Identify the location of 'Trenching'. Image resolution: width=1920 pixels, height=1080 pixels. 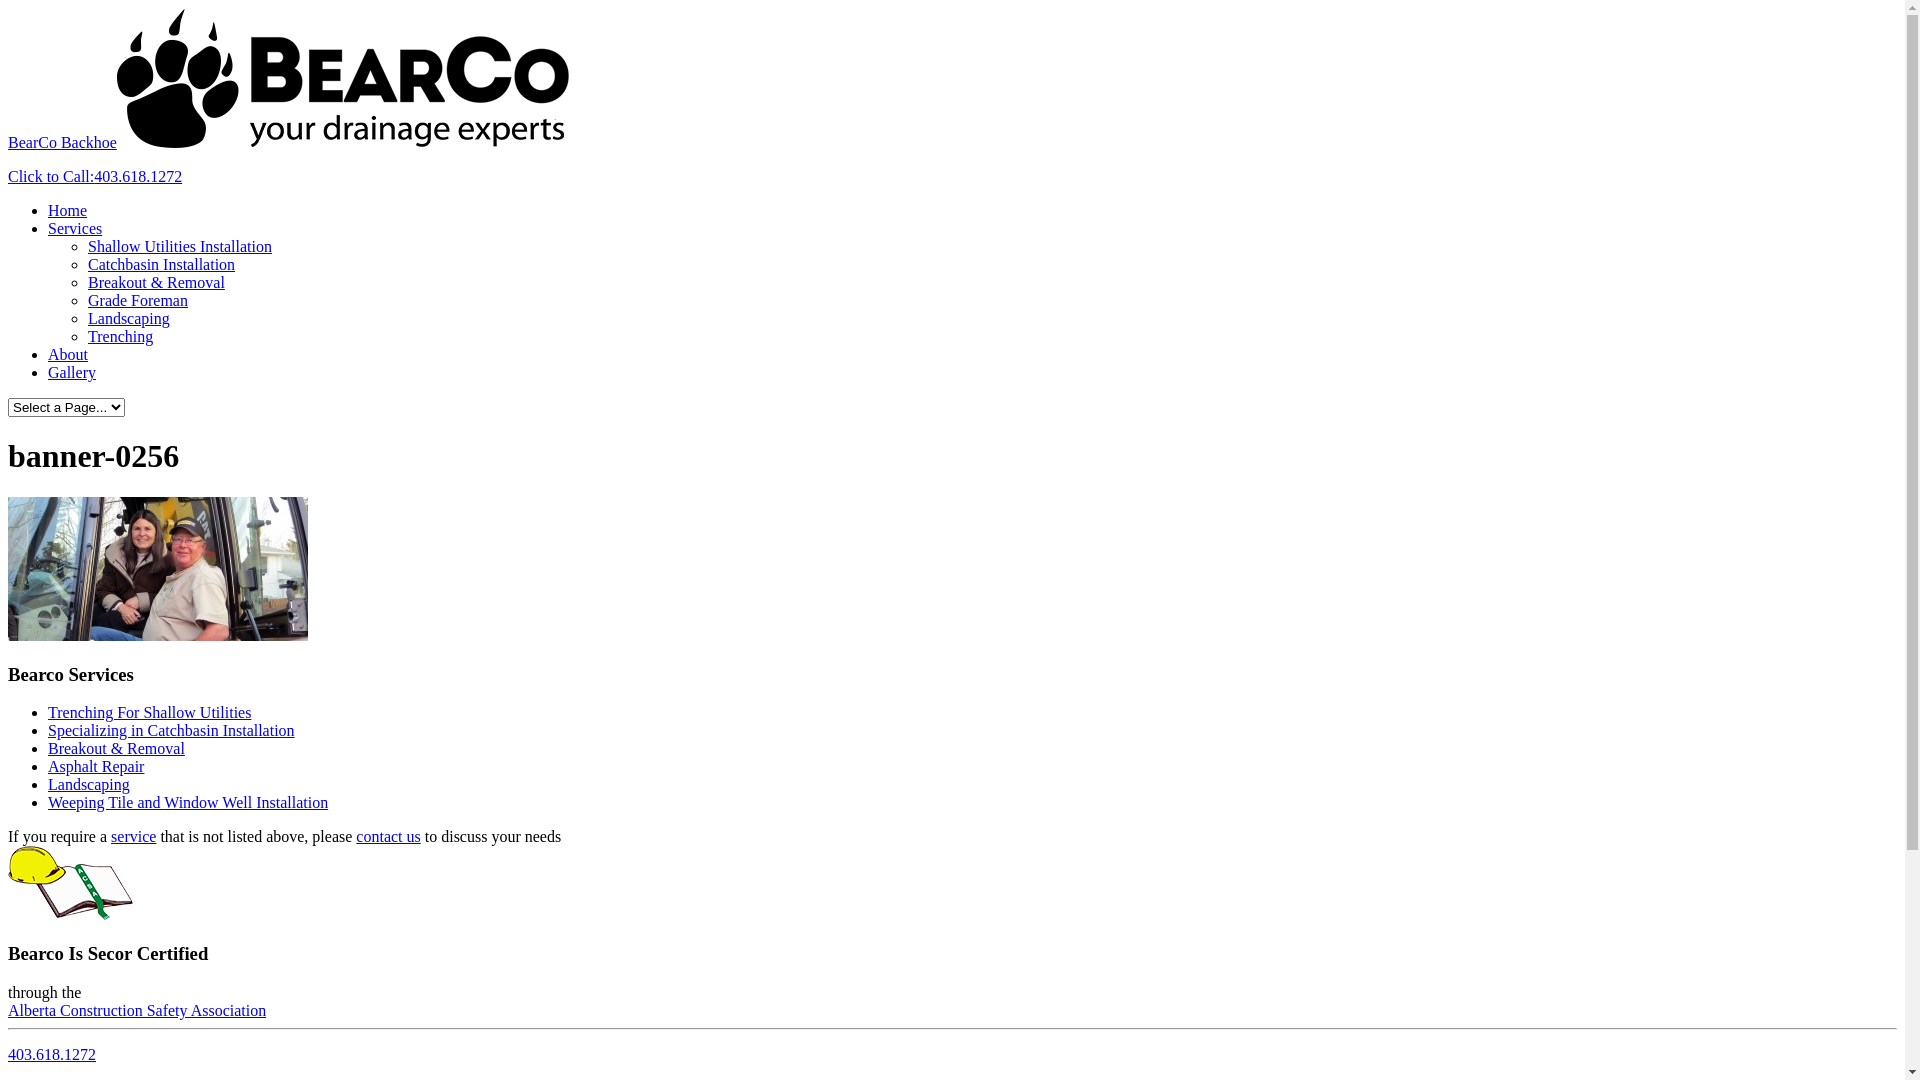
(119, 335).